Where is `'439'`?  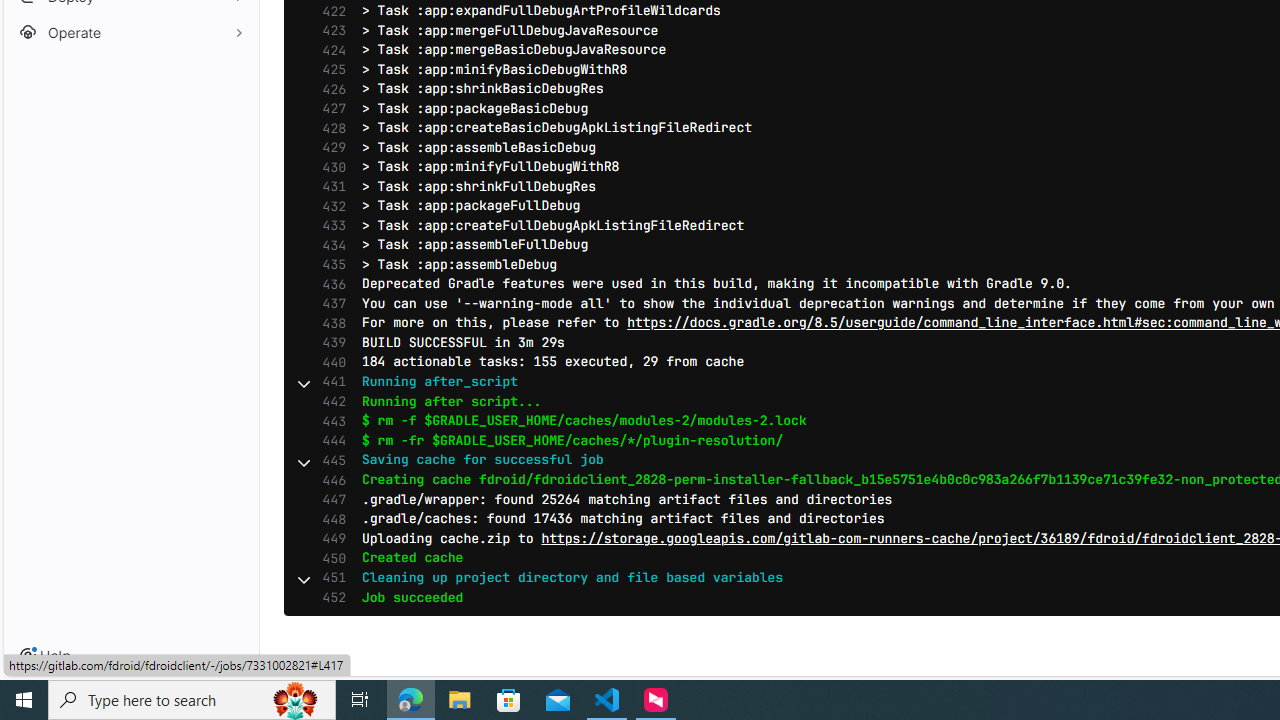 '439' is located at coordinates (329, 341).